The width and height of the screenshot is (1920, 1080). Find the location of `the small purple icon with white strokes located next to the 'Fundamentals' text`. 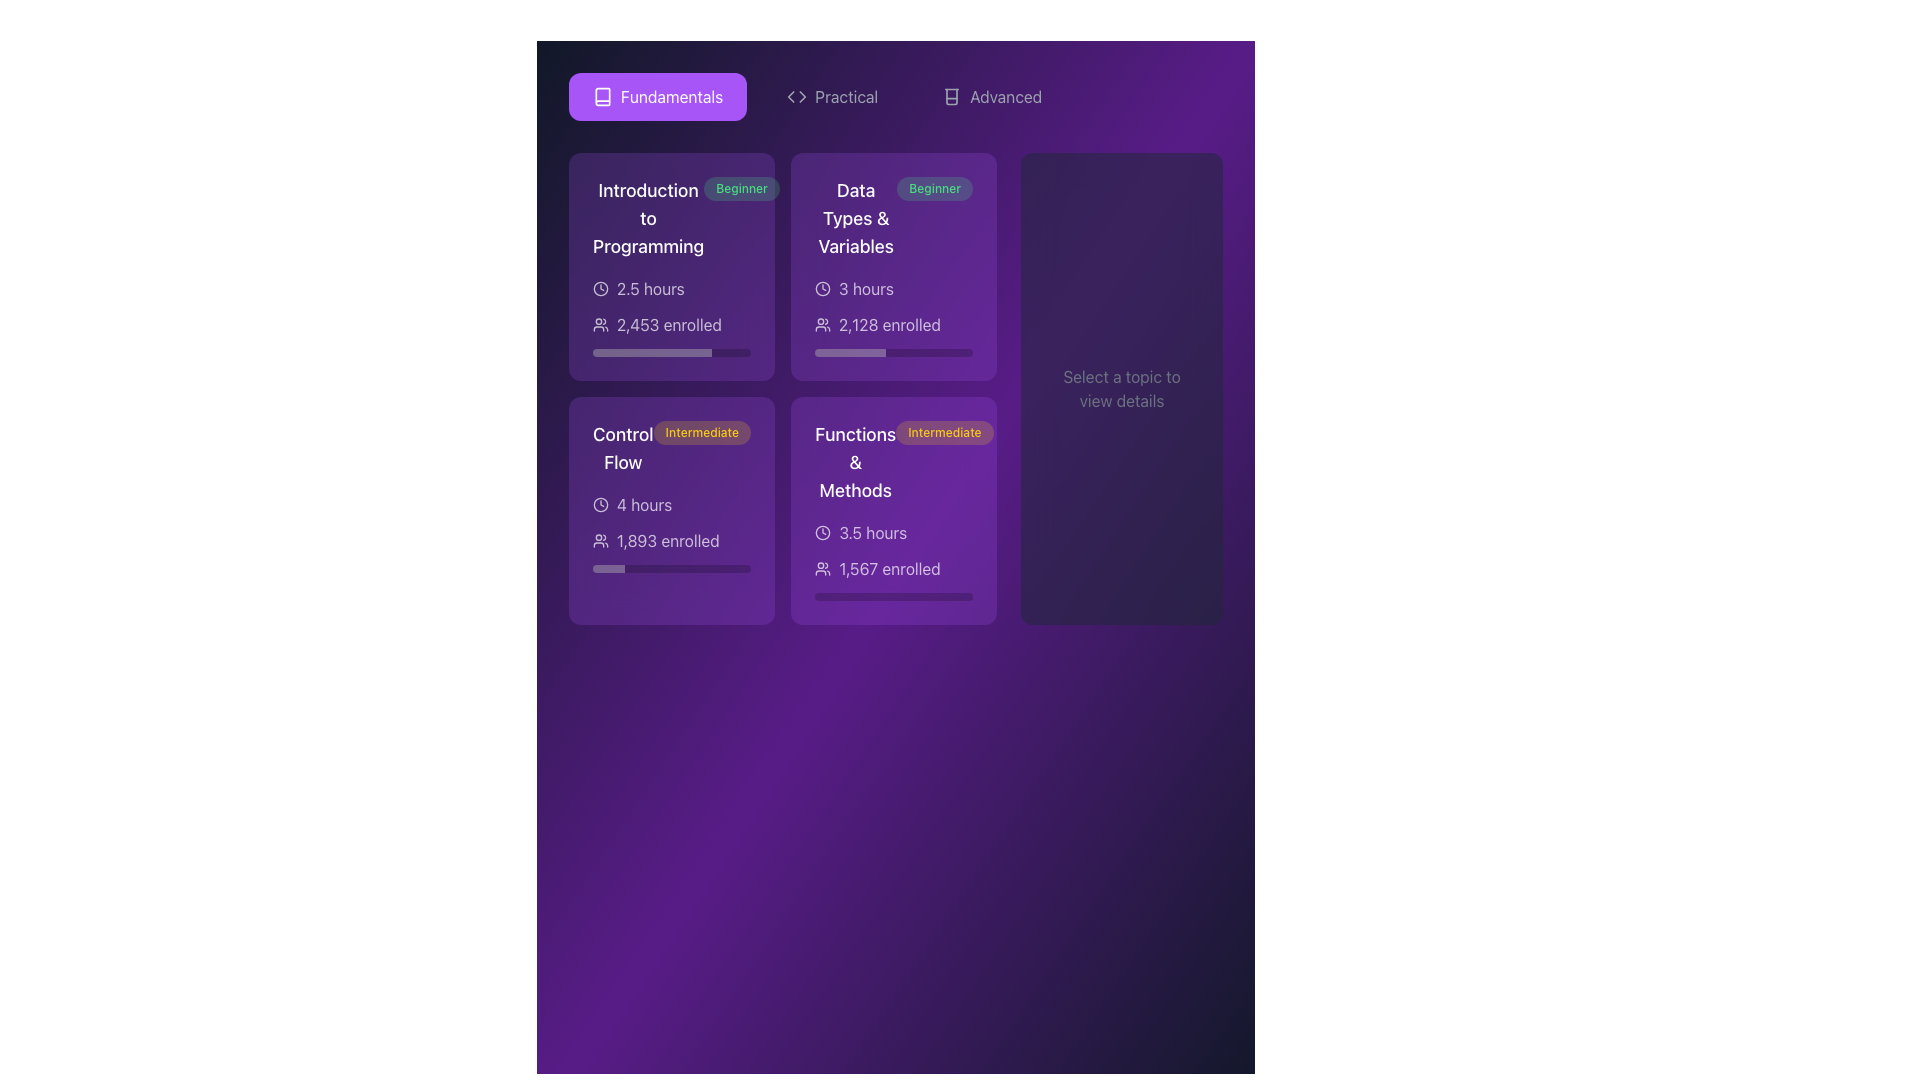

the small purple icon with white strokes located next to the 'Fundamentals' text is located at coordinates (602, 96).